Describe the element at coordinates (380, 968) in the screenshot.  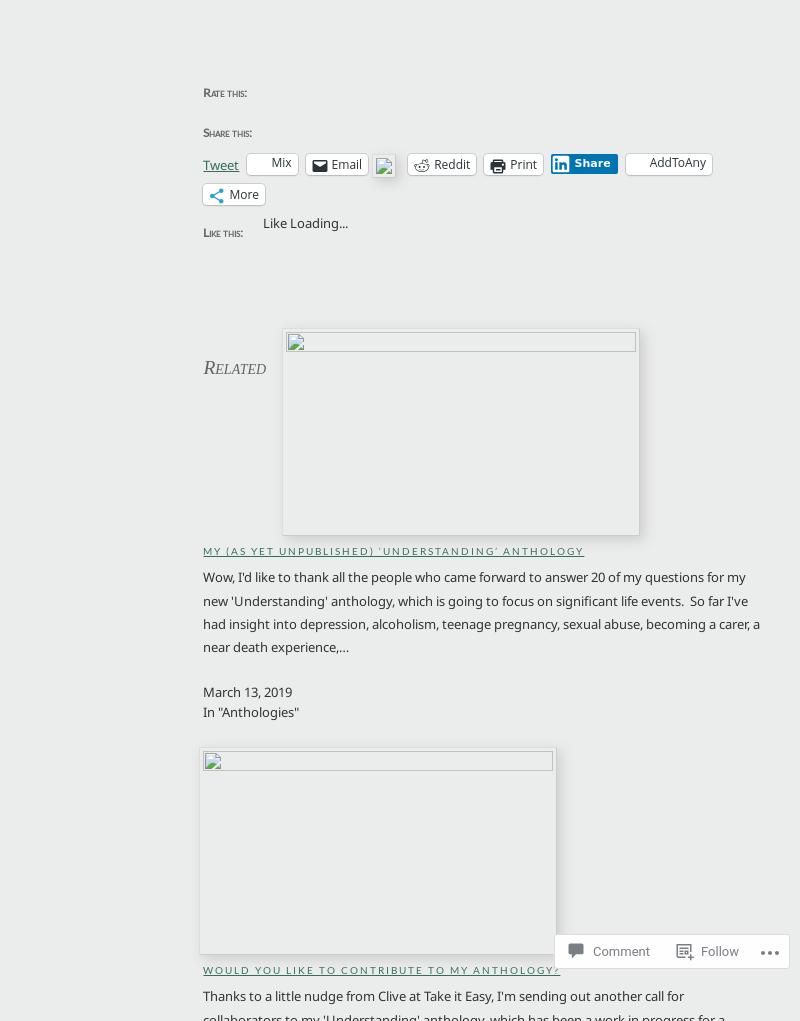
I see `'Would you Like to Contribute to my Anthology?'` at that location.